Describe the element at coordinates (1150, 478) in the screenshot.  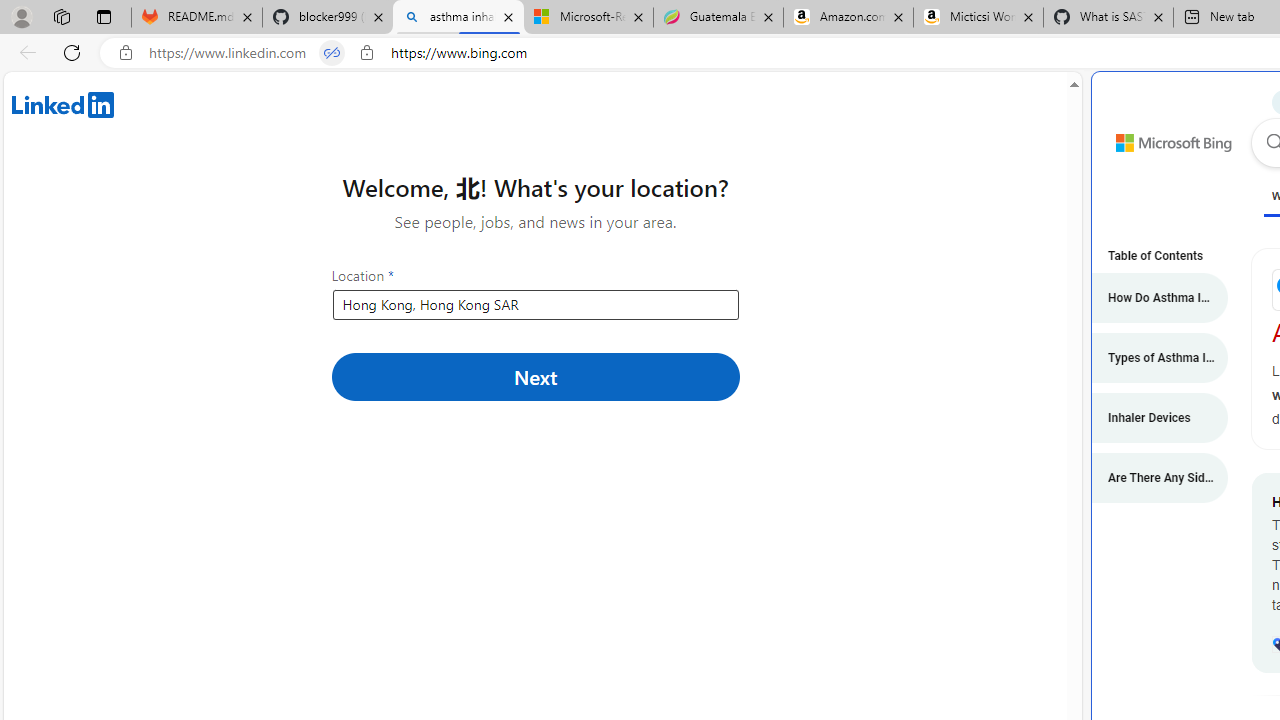
I see `'Are There Any Side-Effects from Asthma Inhalers?'` at that location.